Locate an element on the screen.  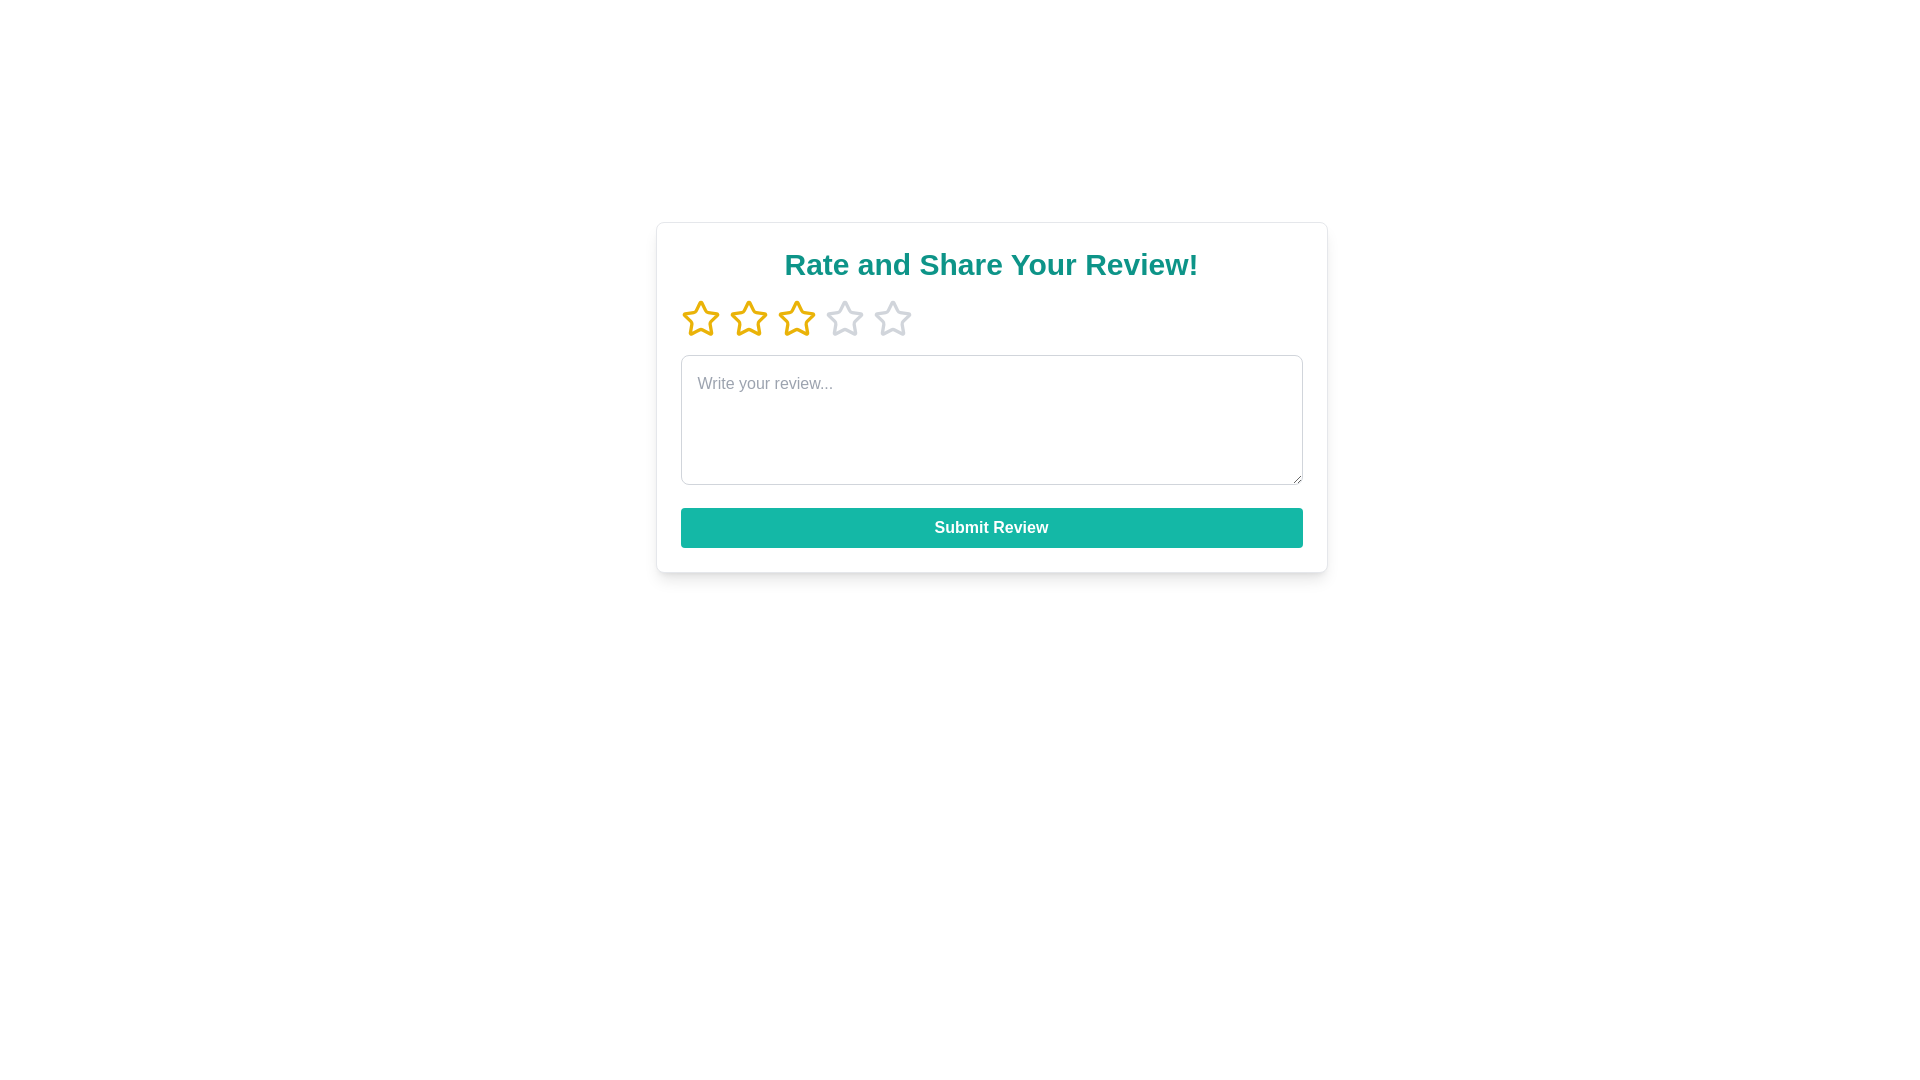
the movie rating to 2 stars by clicking the corresponding star is located at coordinates (747, 318).